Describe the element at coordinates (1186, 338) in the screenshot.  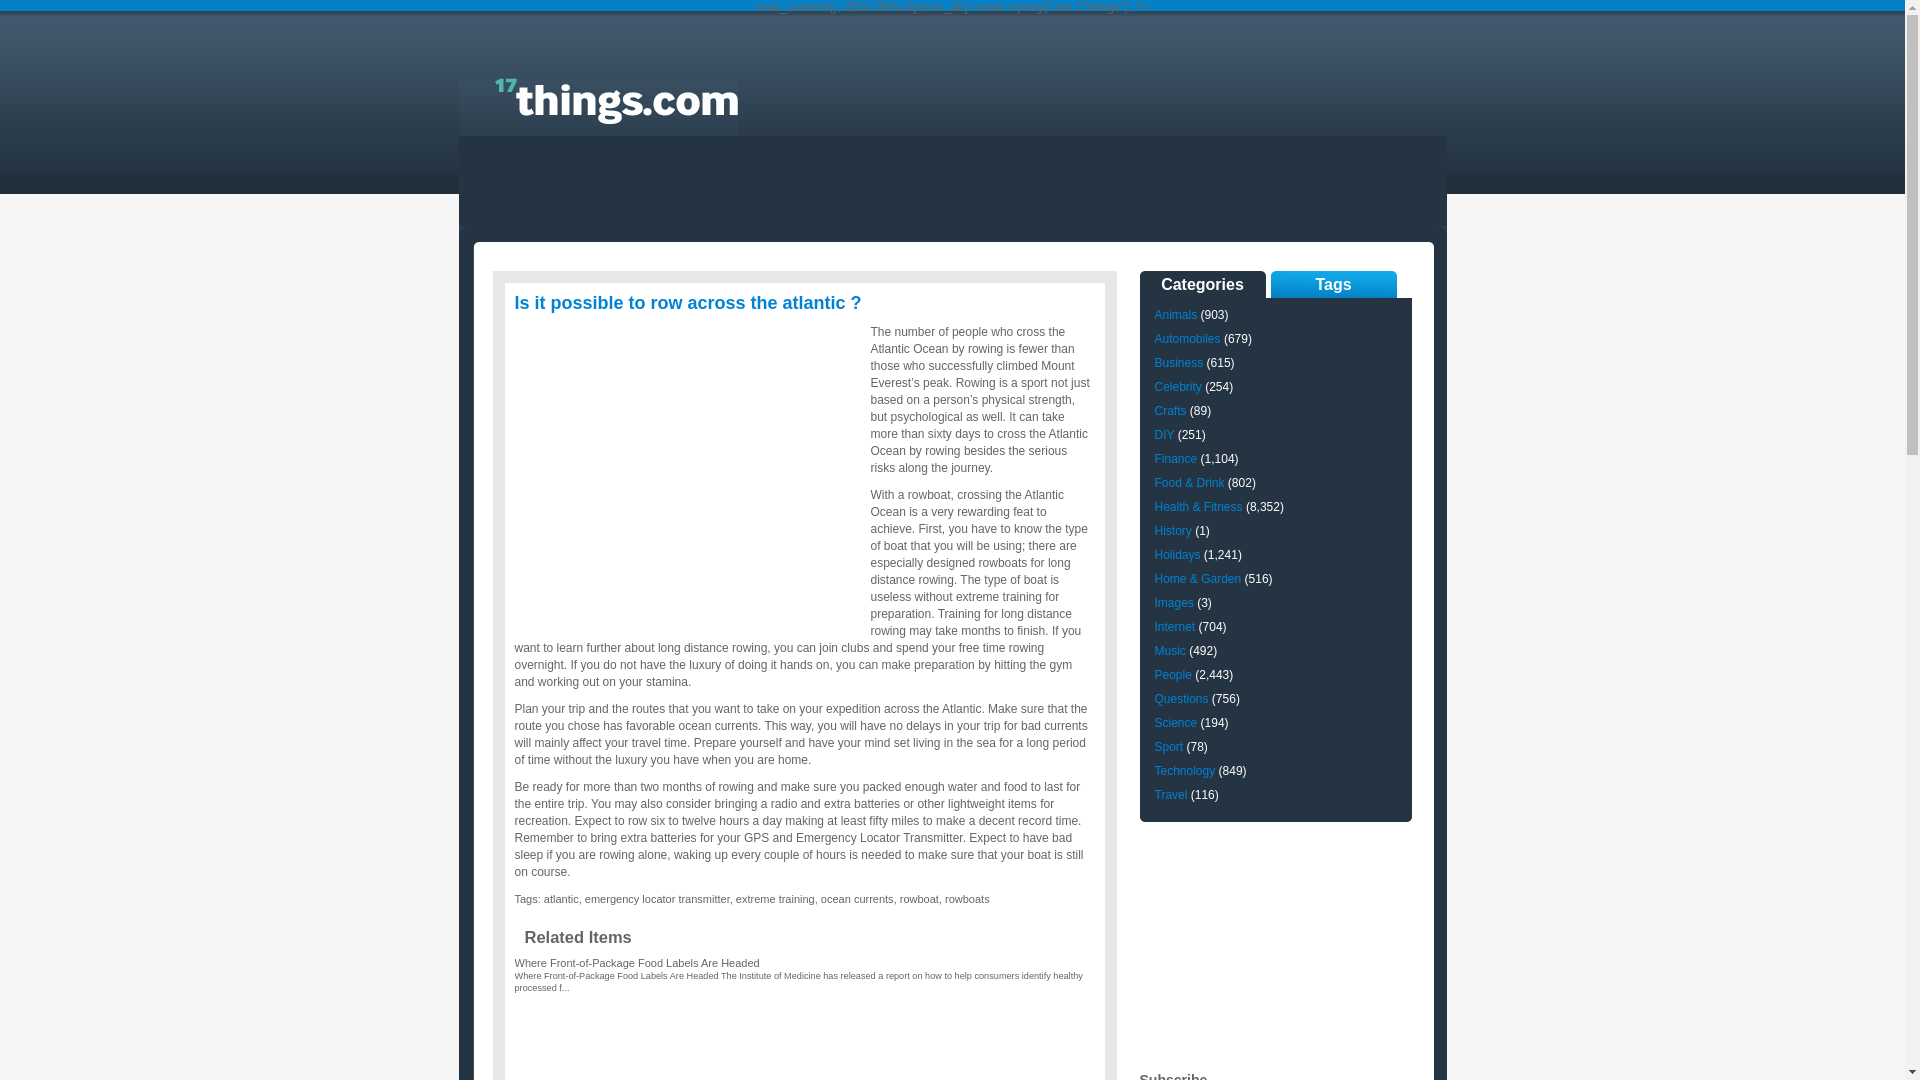
I see `'Automobiles'` at that location.